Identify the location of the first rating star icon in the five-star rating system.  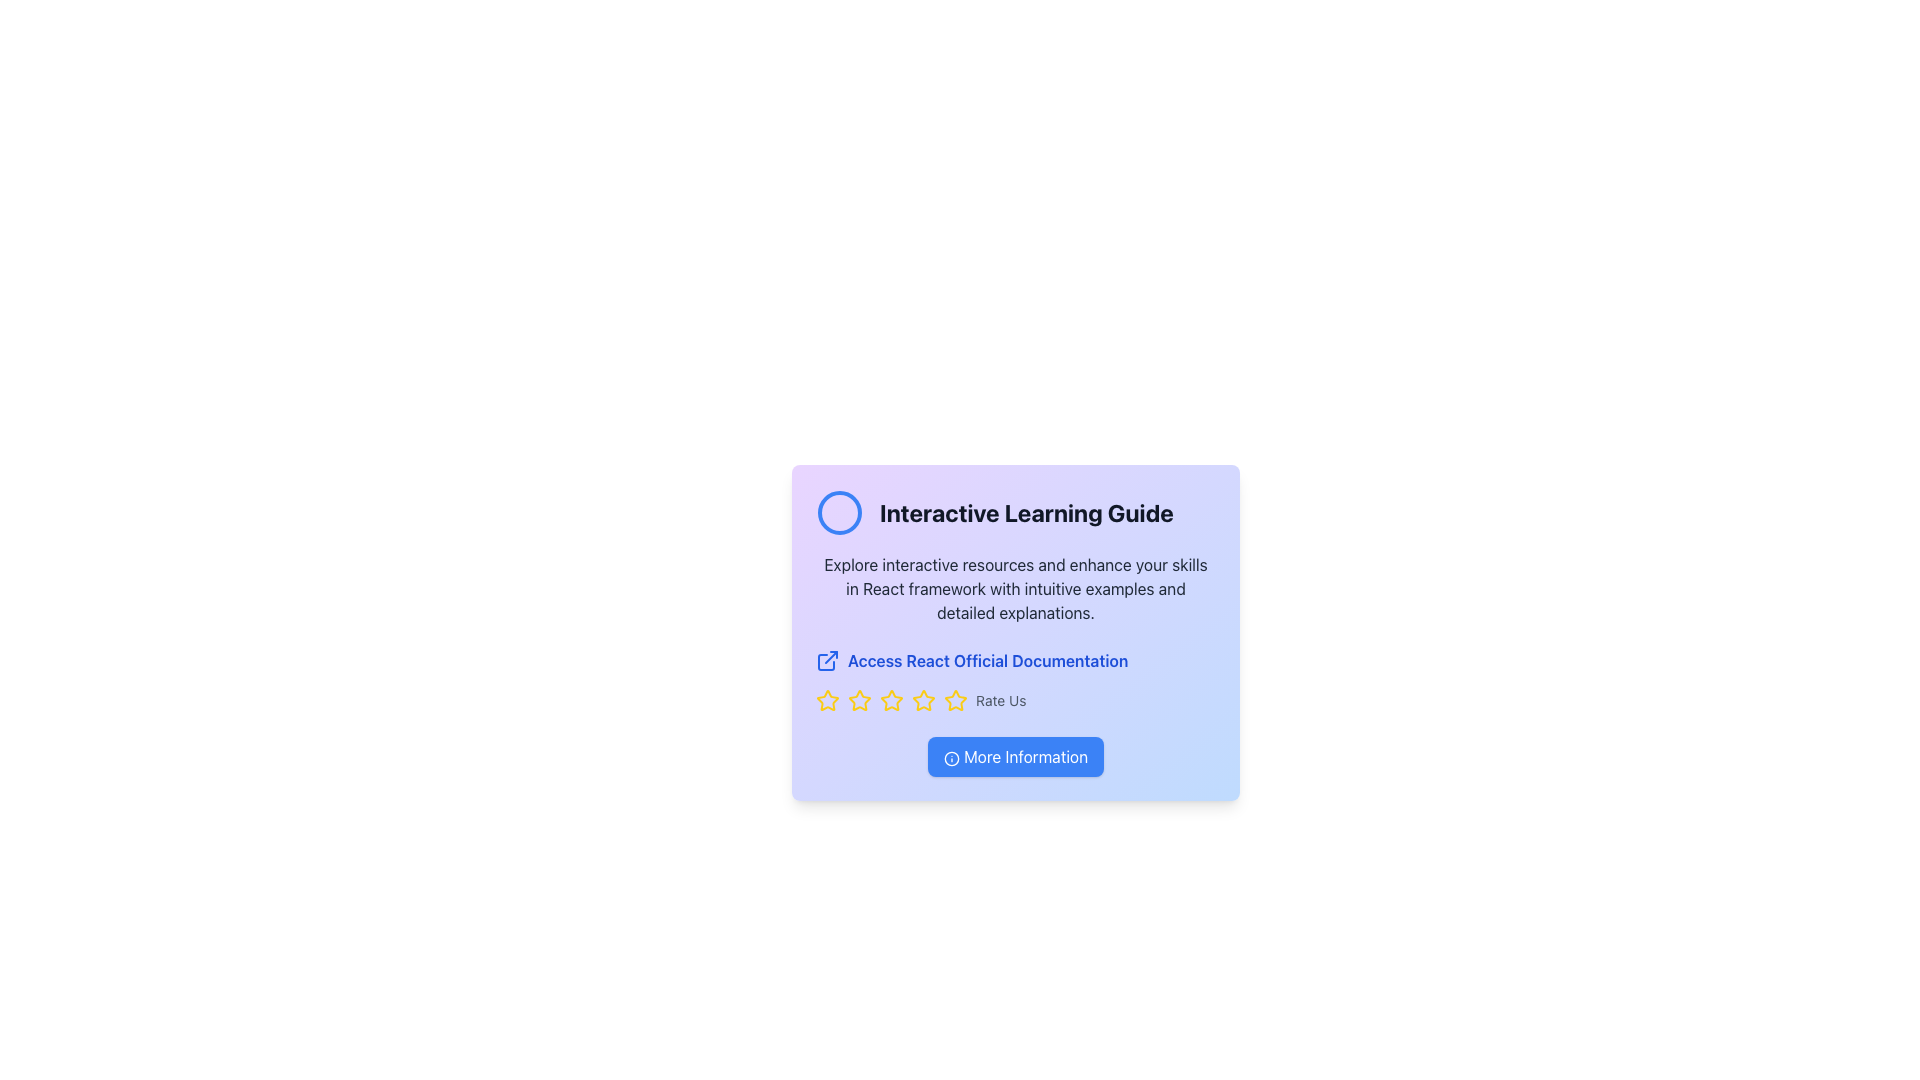
(828, 699).